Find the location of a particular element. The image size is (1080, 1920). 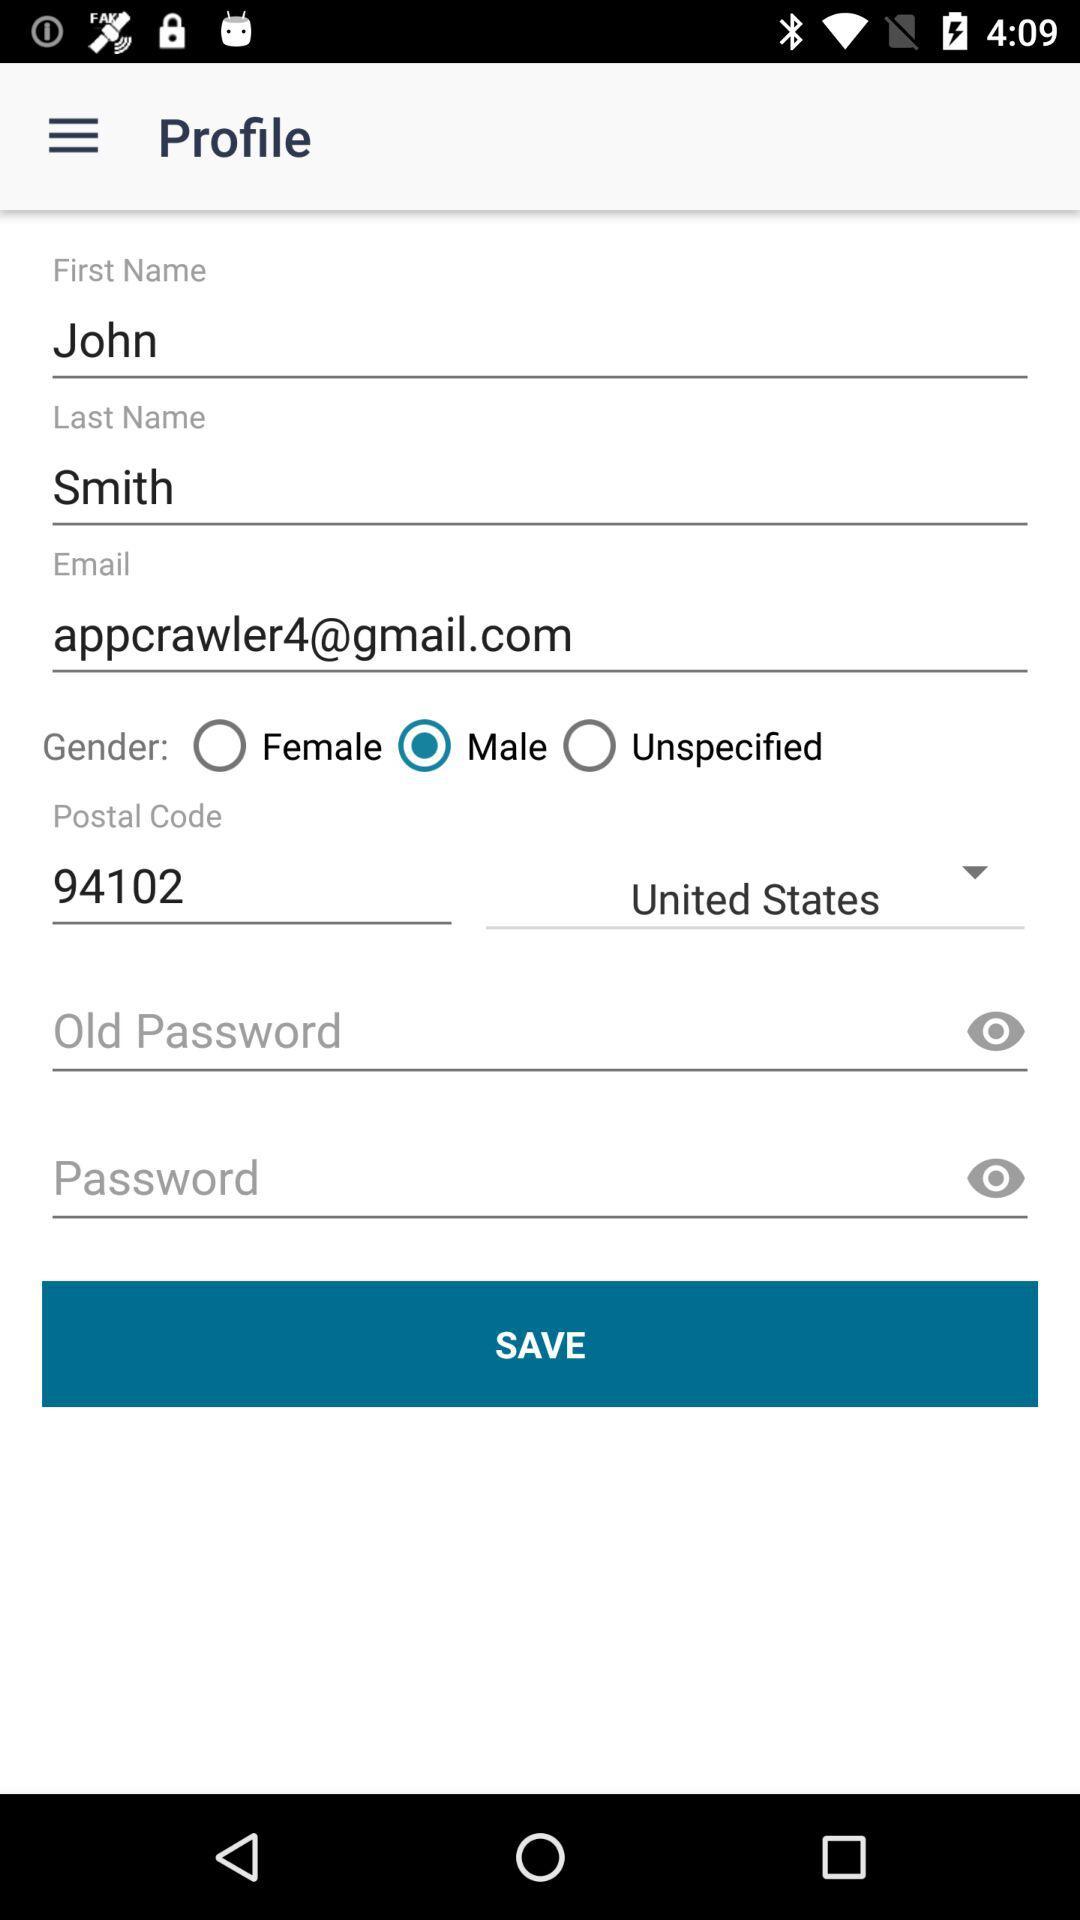

password visibility is located at coordinates (995, 1032).